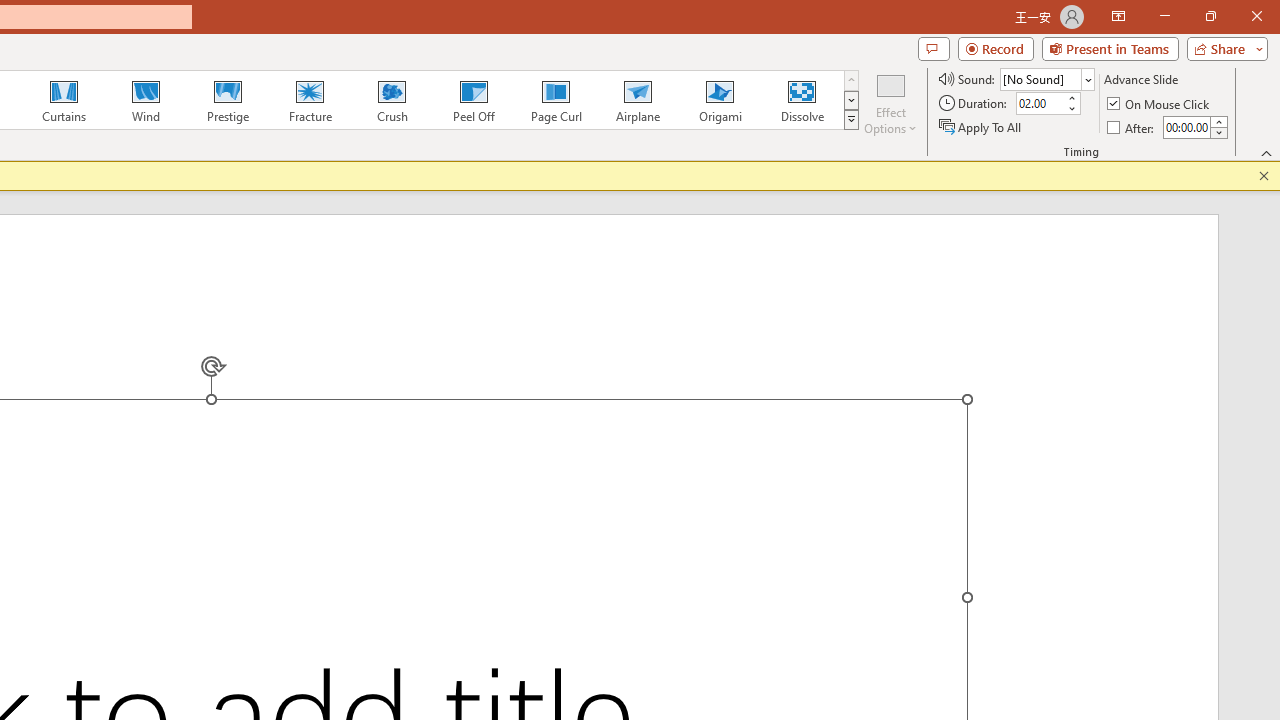 The width and height of the screenshot is (1280, 720). What do you see at coordinates (144, 100) in the screenshot?
I see `'Wind'` at bounding box center [144, 100].